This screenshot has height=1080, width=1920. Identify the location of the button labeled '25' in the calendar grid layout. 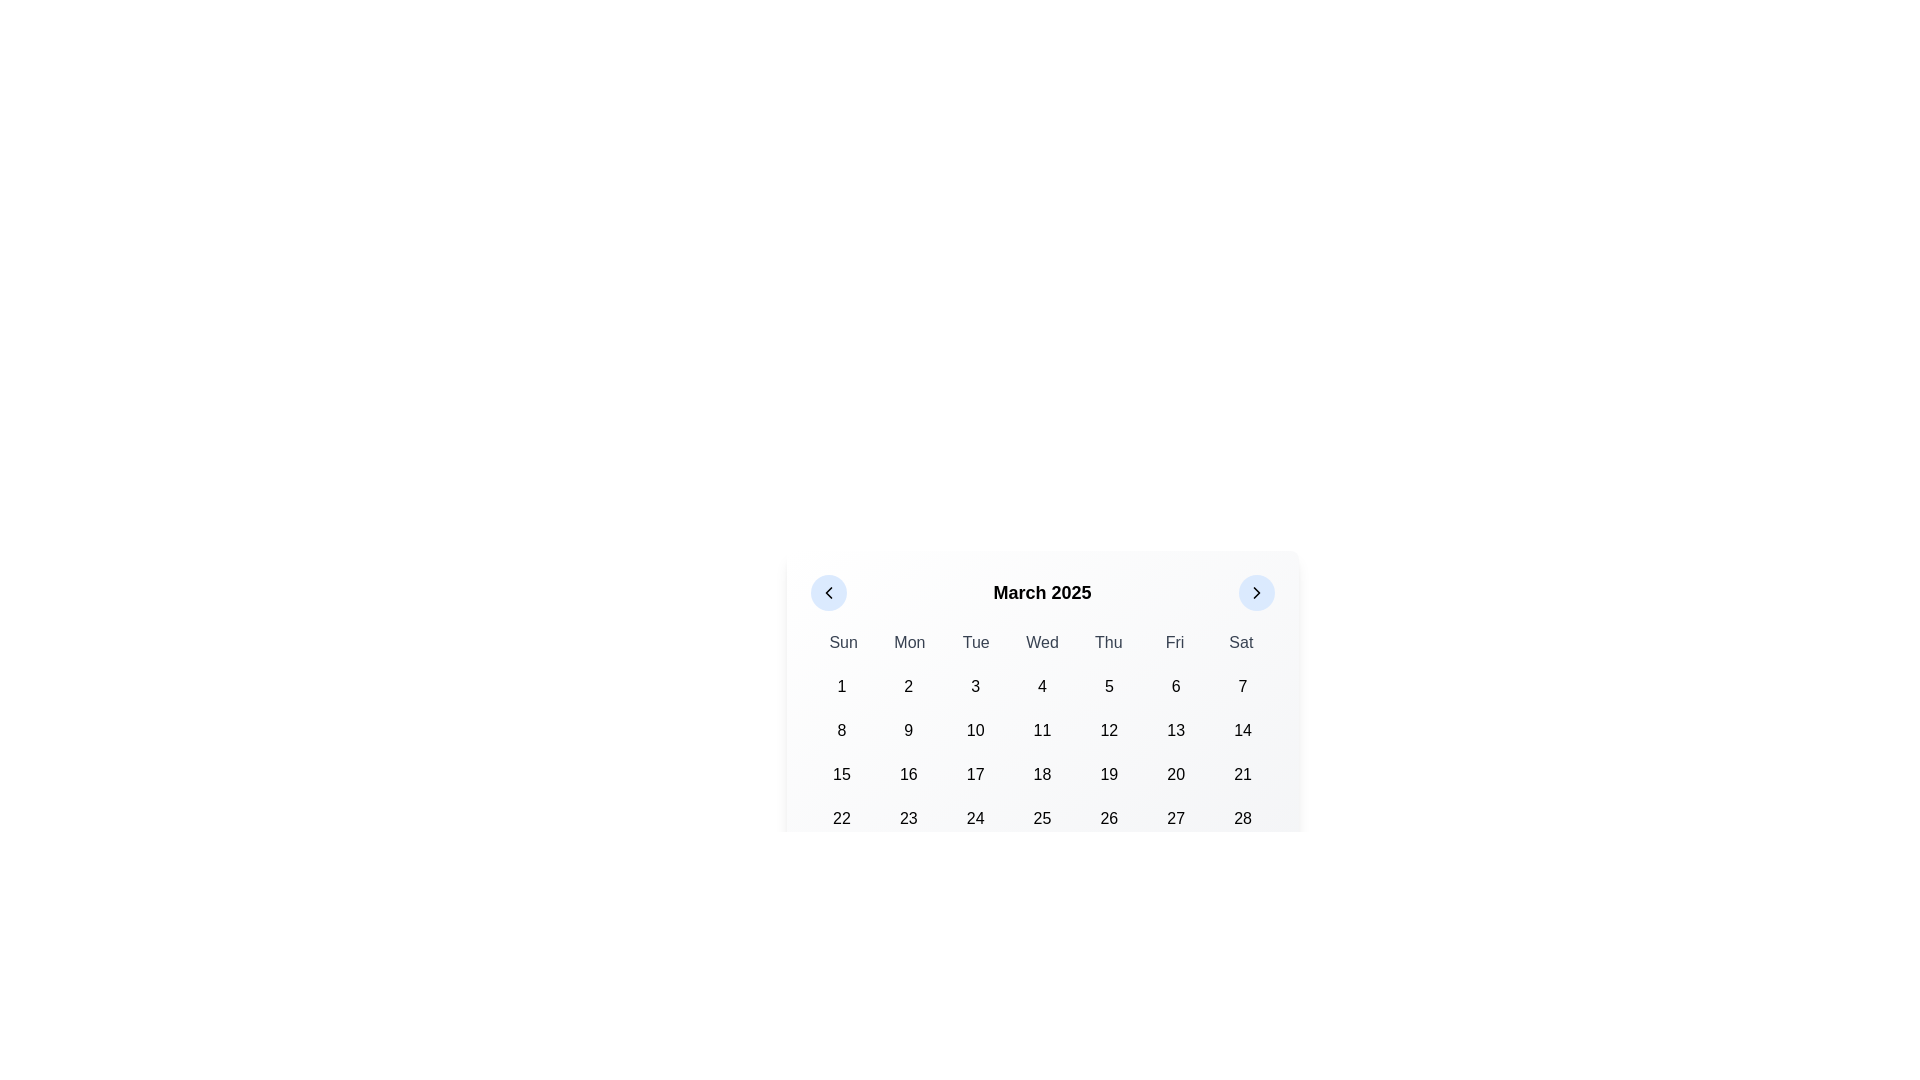
(1041, 818).